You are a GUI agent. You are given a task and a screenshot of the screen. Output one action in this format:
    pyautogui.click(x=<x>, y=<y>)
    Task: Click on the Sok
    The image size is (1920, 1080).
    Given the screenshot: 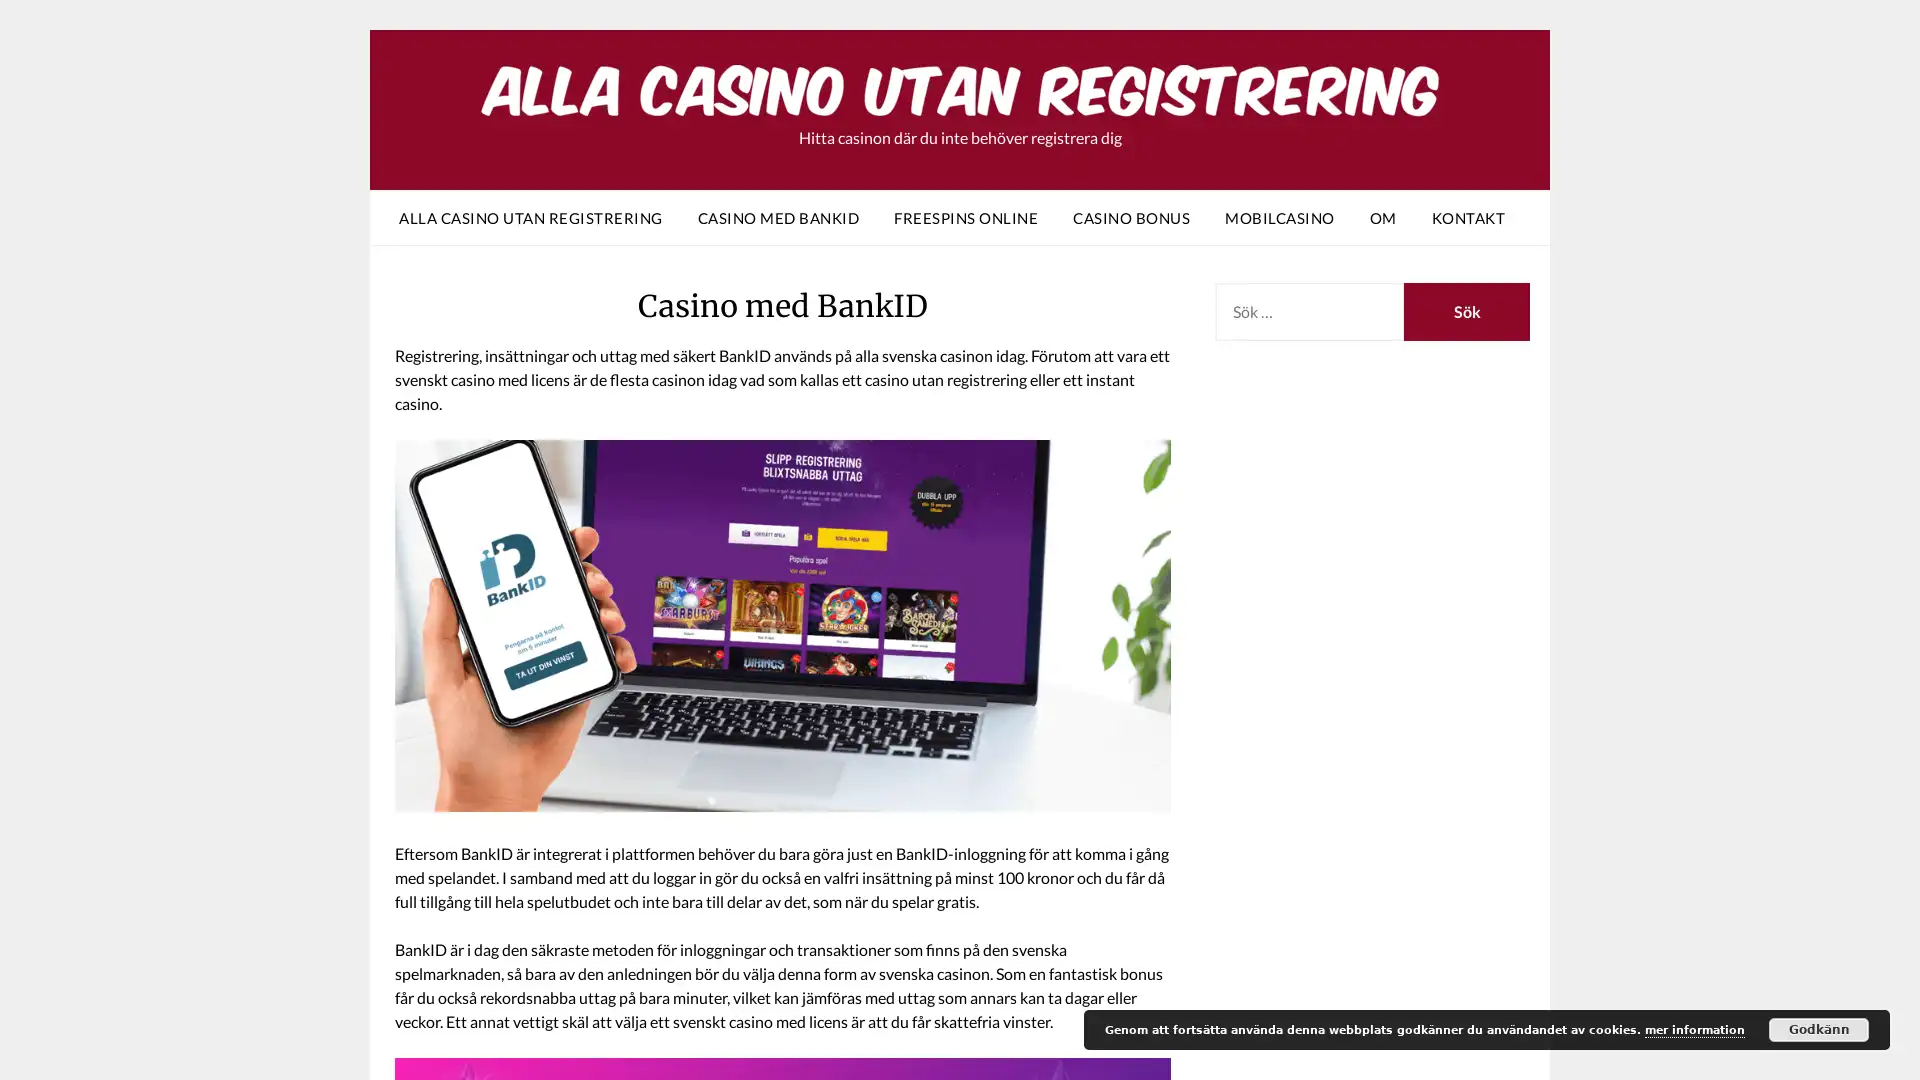 What is the action you would take?
    pyautogui.click(x=1466, y=312)
    